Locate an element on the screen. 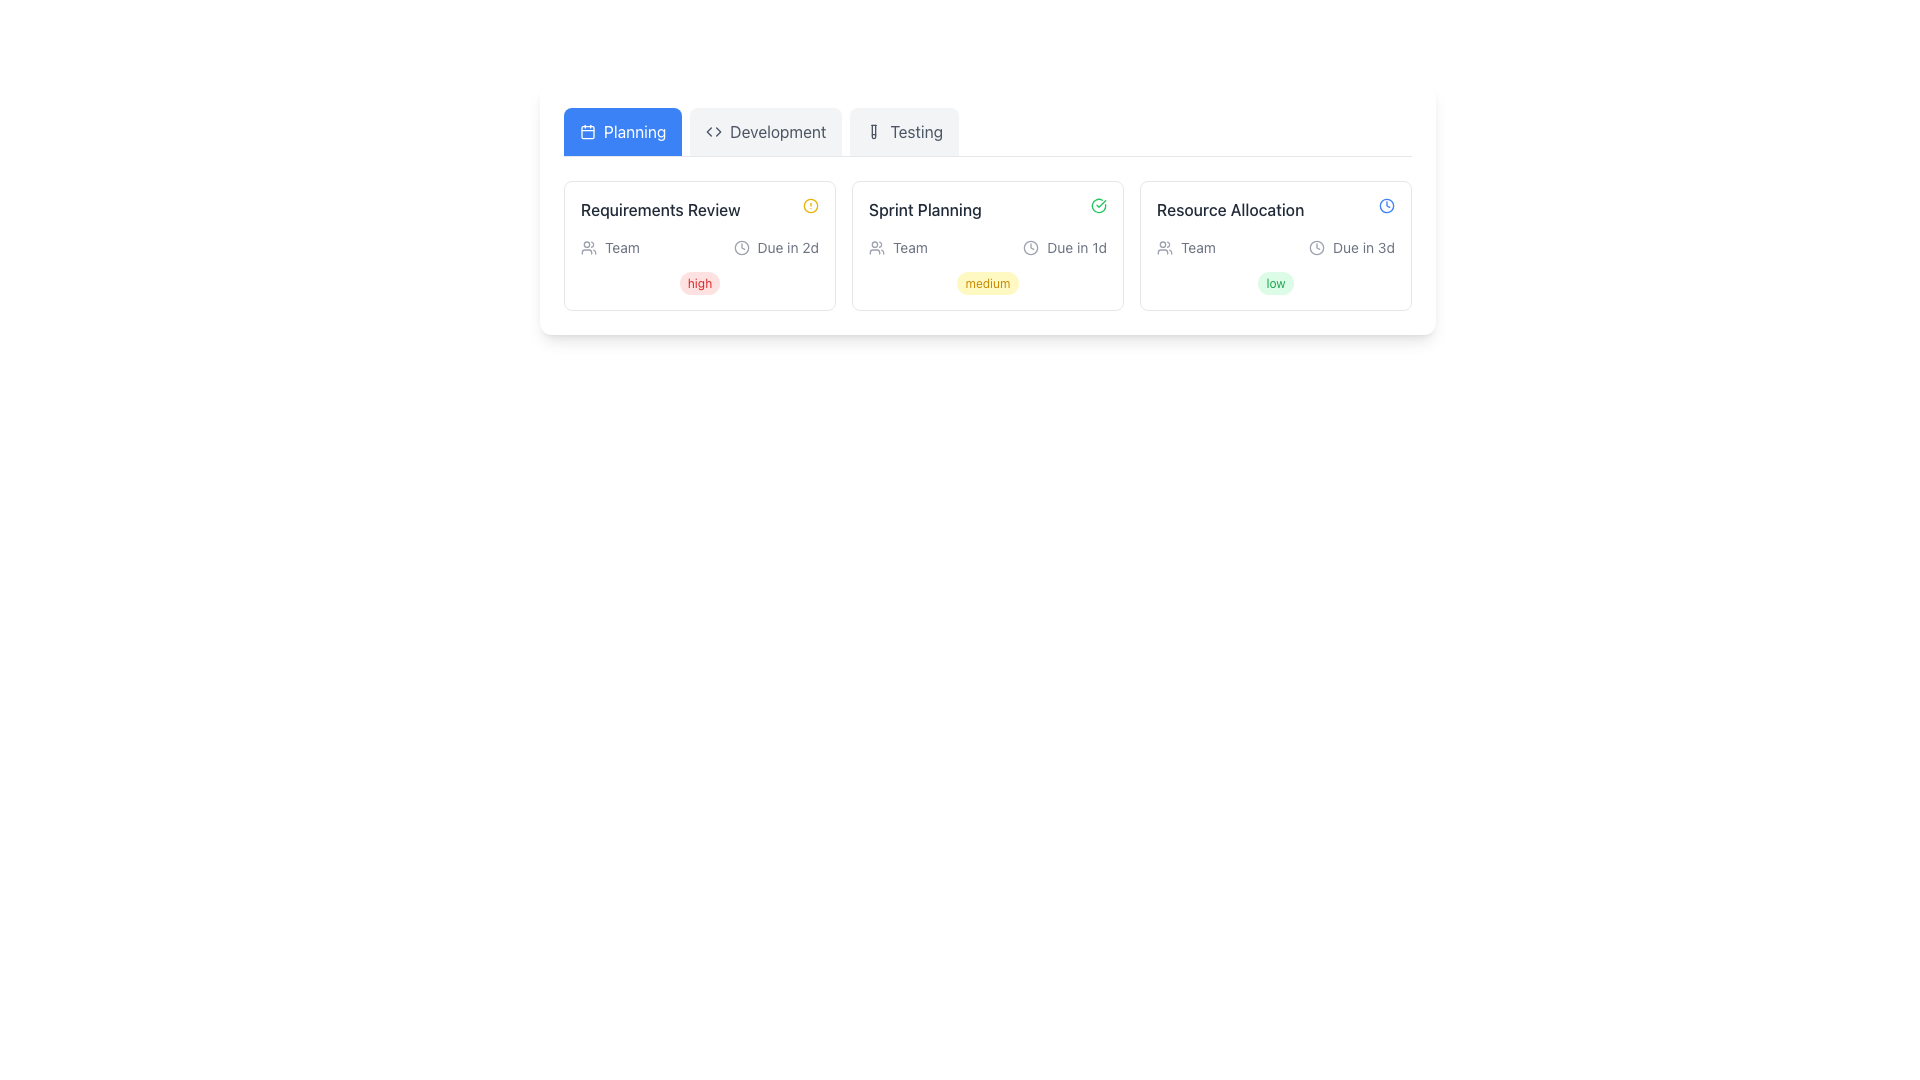  the SVG icon depicting two user figures, which represents a group or team, located to the left of the text 'Team' in the 'Resource Allocation' card under the 'Planning' category is located at coordinates (1165, 246).